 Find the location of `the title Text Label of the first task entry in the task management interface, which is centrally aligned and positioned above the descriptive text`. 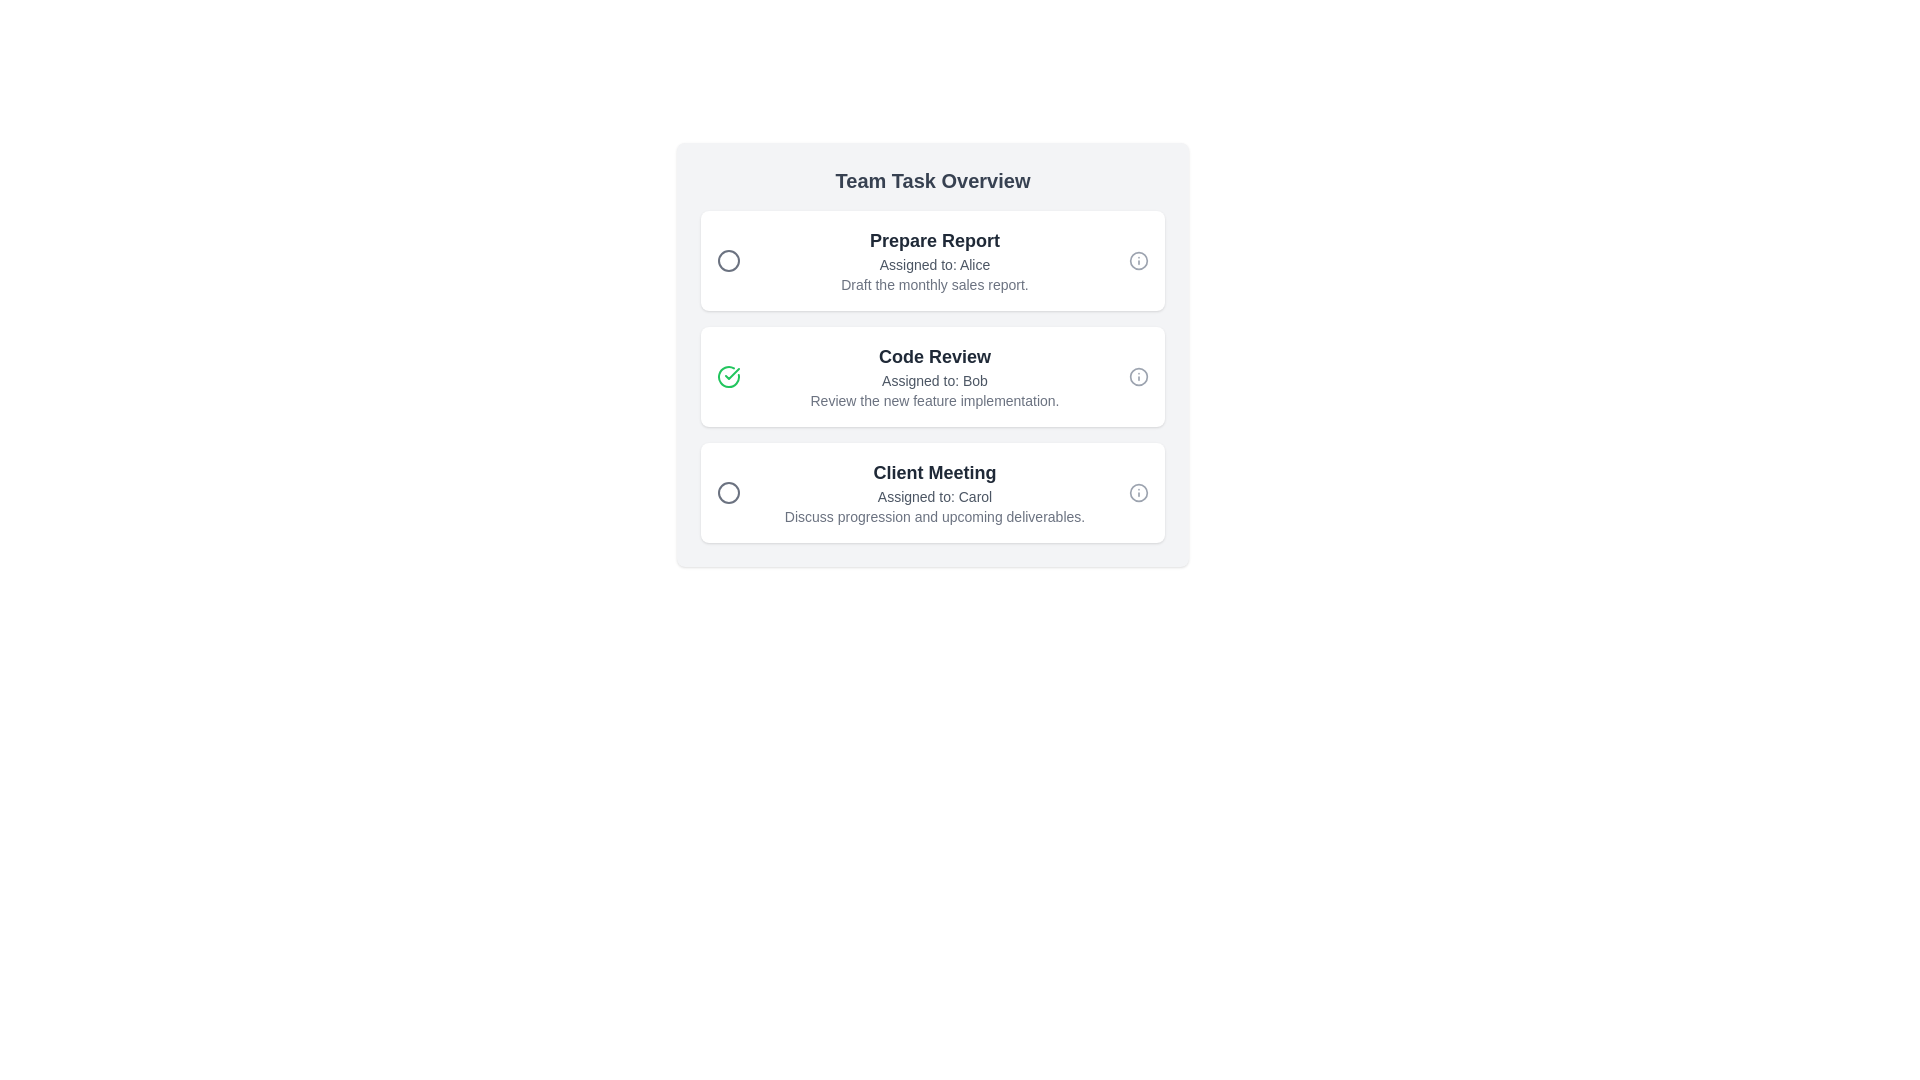

the title Text Label of the first task entry in the task management interface, which is centrally aligned and positioned above the descriptive text is located at coordinates (934, 239).